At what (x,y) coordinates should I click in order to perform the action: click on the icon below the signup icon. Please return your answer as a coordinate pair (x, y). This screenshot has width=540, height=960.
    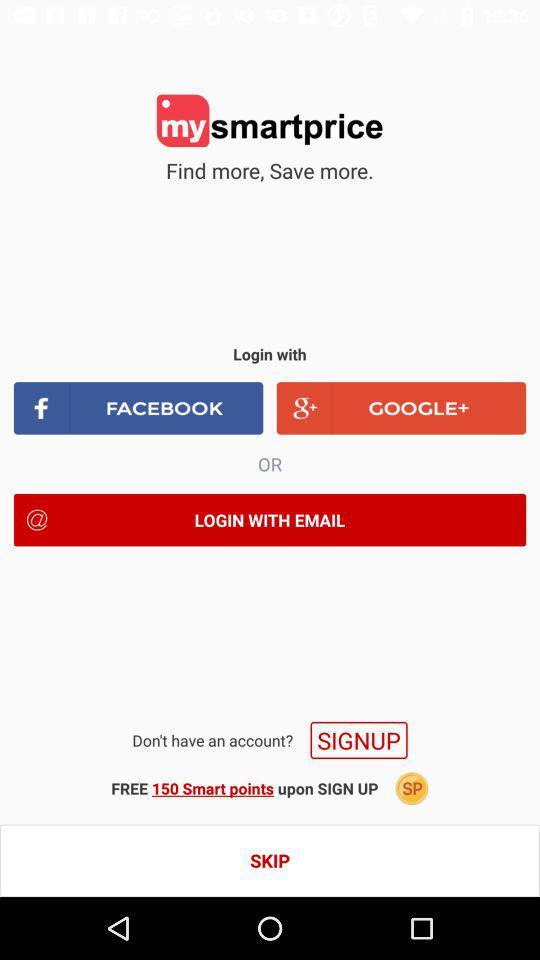
    Looking at the image, I should click on (244, 788).